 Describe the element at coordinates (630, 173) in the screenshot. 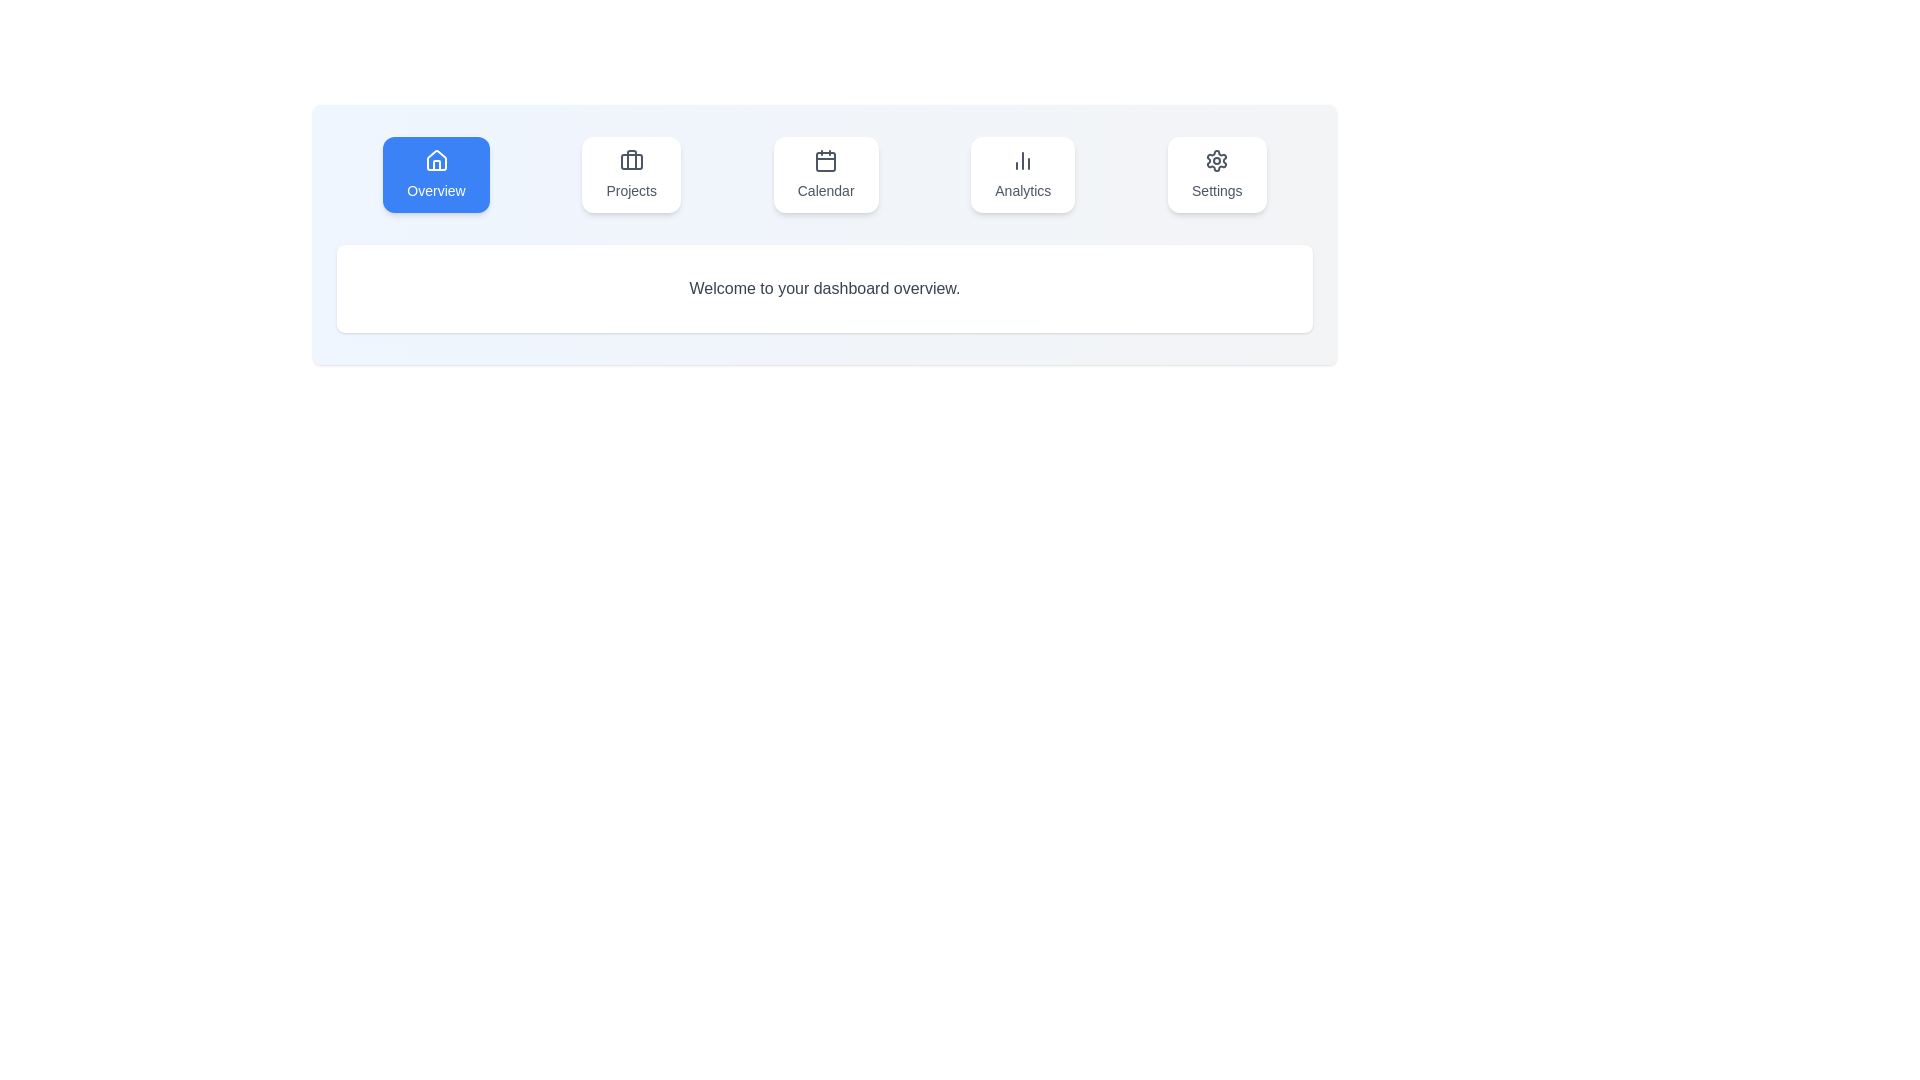

I see `the 'Projects' button, which is the second button in a horizontal row, located to the right of the 'Overview' button and to the left of the 'Calendar' button` at that location.